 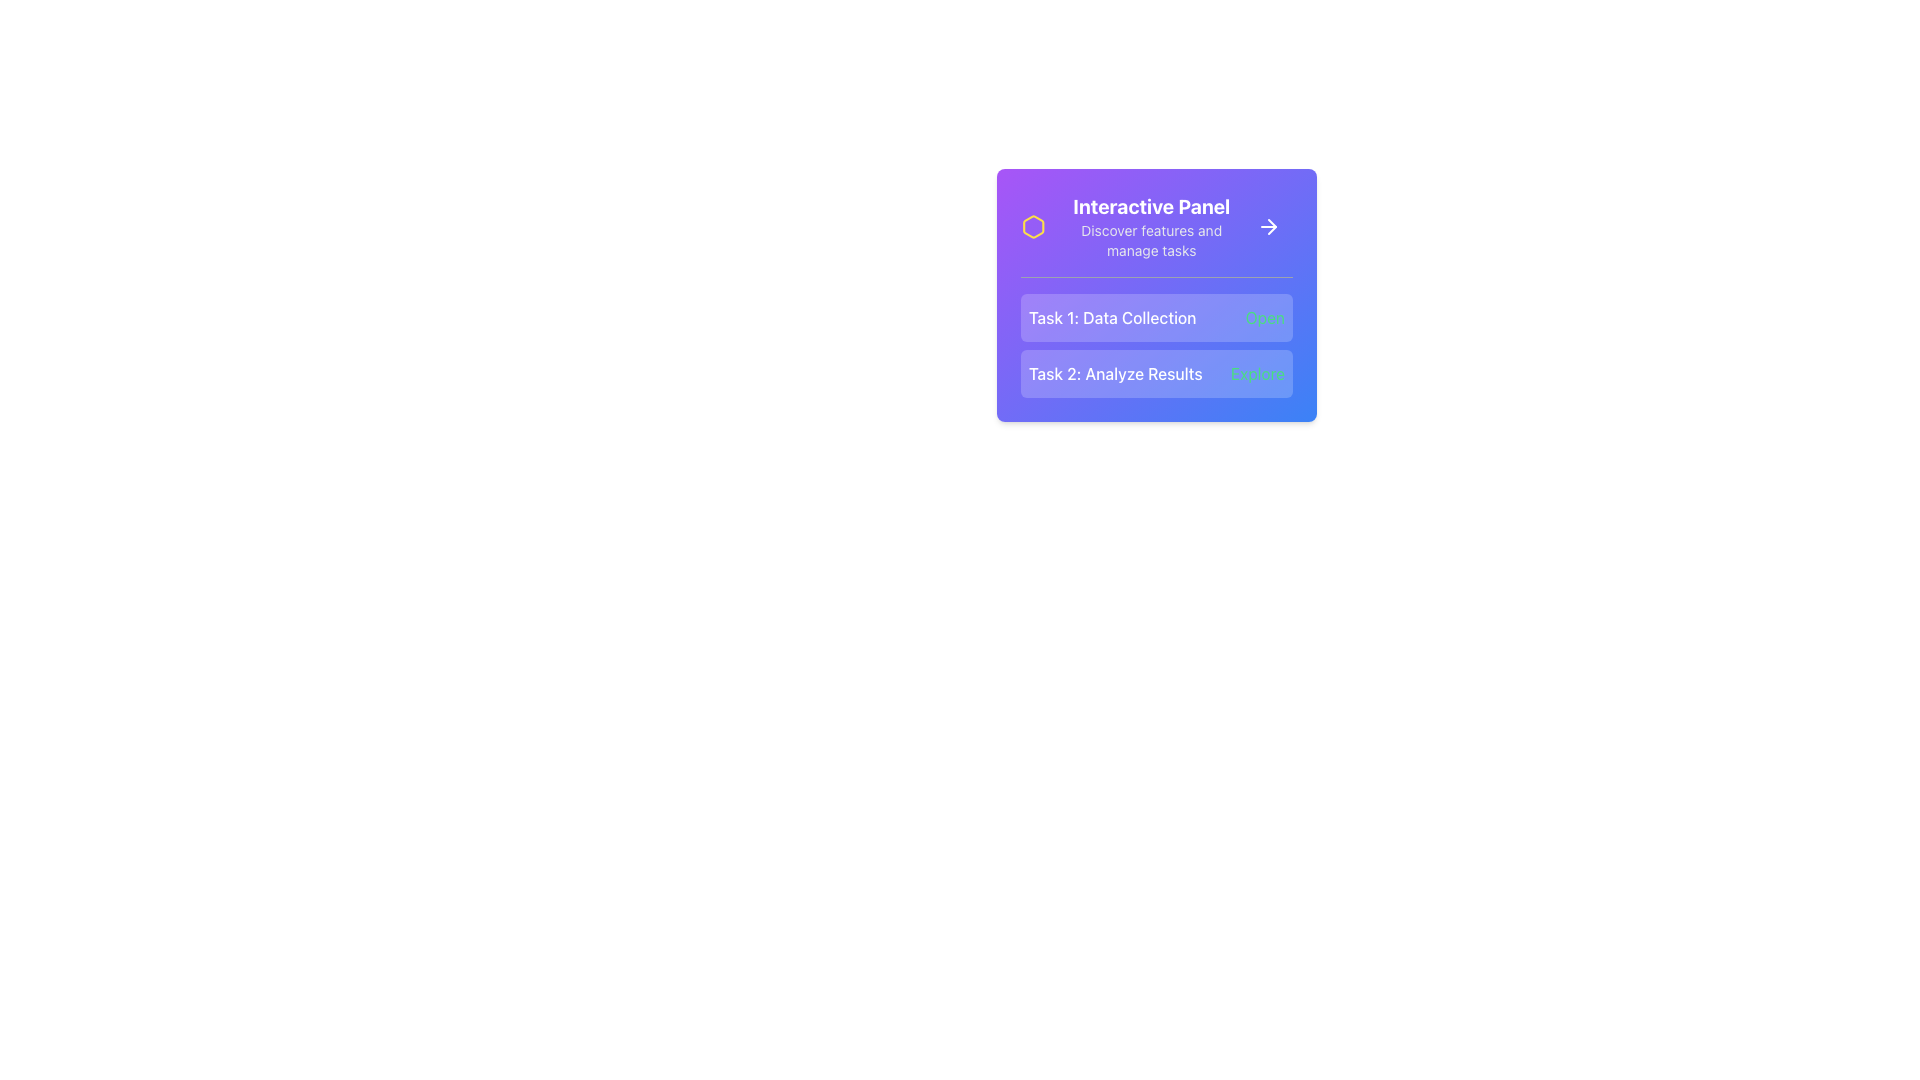 I want to click on the Separator line that visually divides the header section from the task list, located directly under the 'Discover features and manage tasks' section, so click(x=1156, y=277).